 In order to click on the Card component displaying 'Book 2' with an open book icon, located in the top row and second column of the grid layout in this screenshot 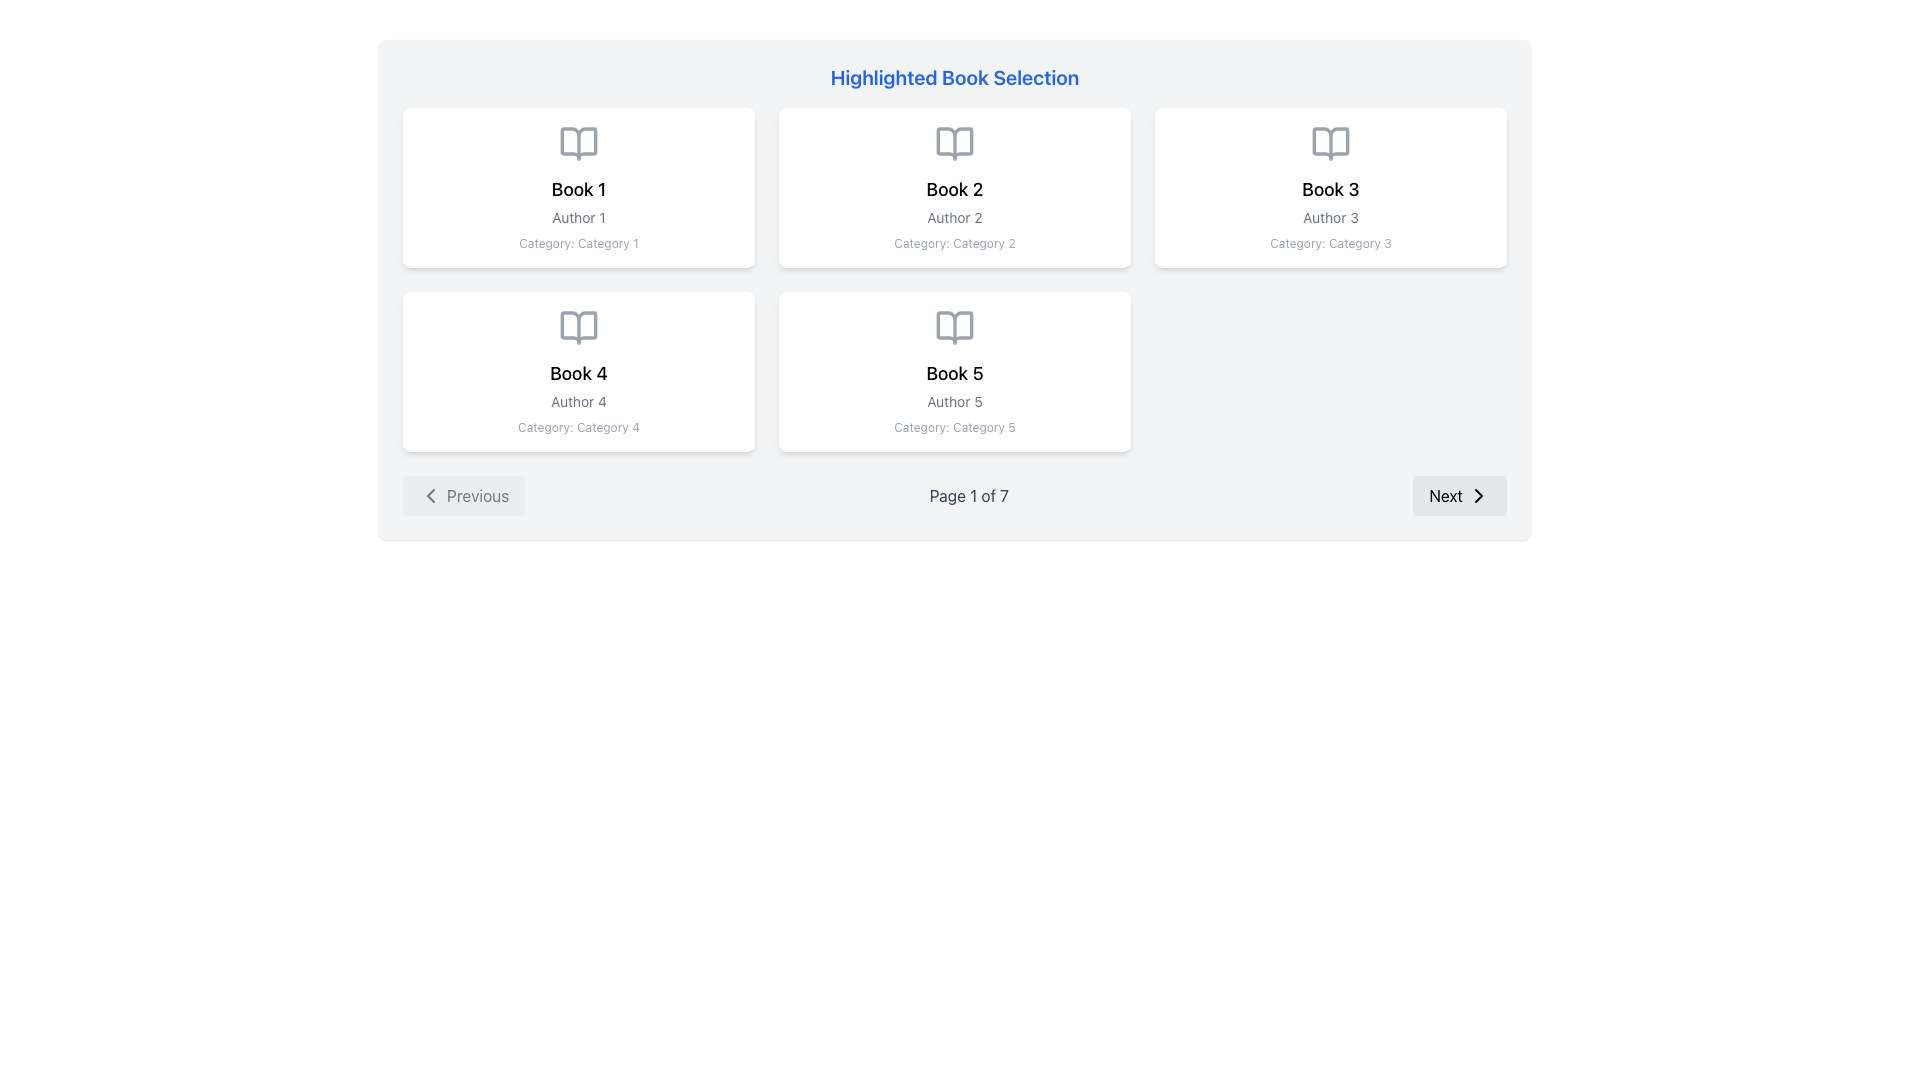, I will do `click(954, 188)`.